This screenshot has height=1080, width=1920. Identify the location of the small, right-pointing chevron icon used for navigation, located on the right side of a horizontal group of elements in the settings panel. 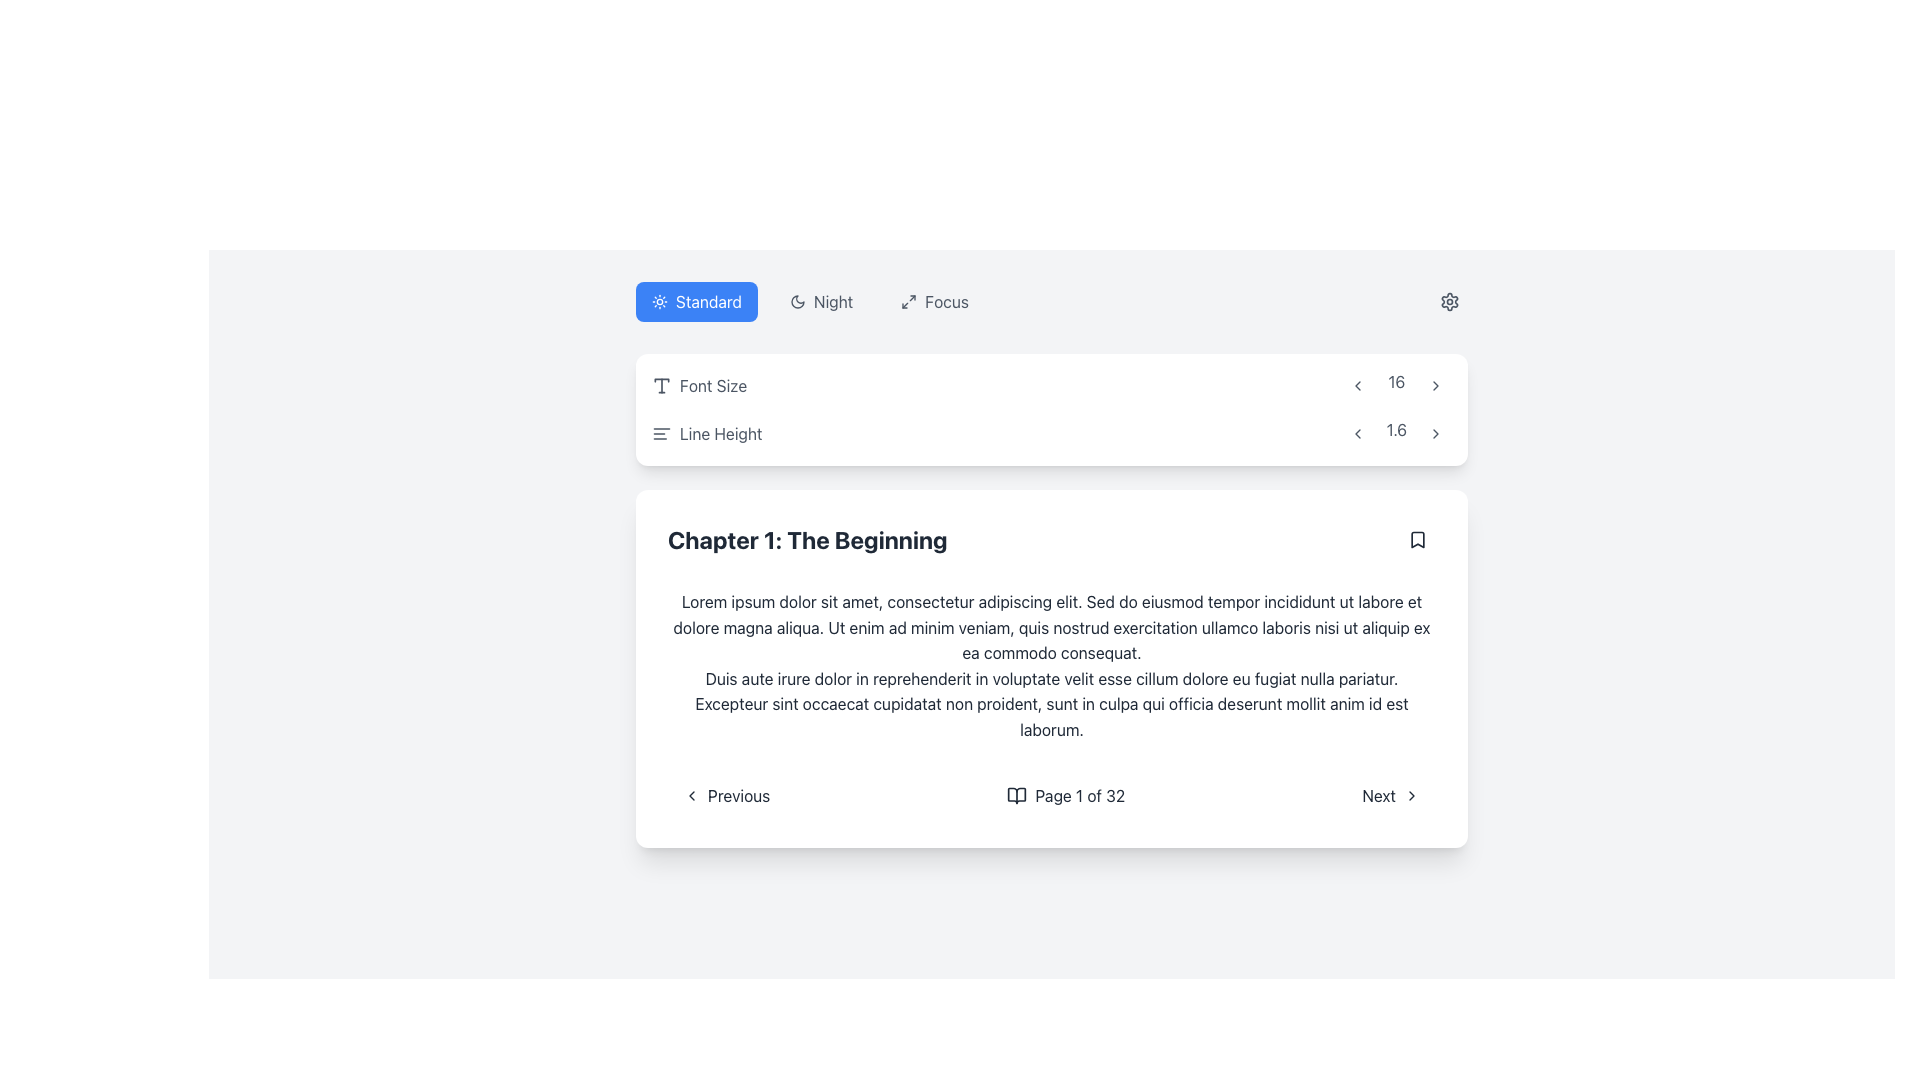
(1434, 433).